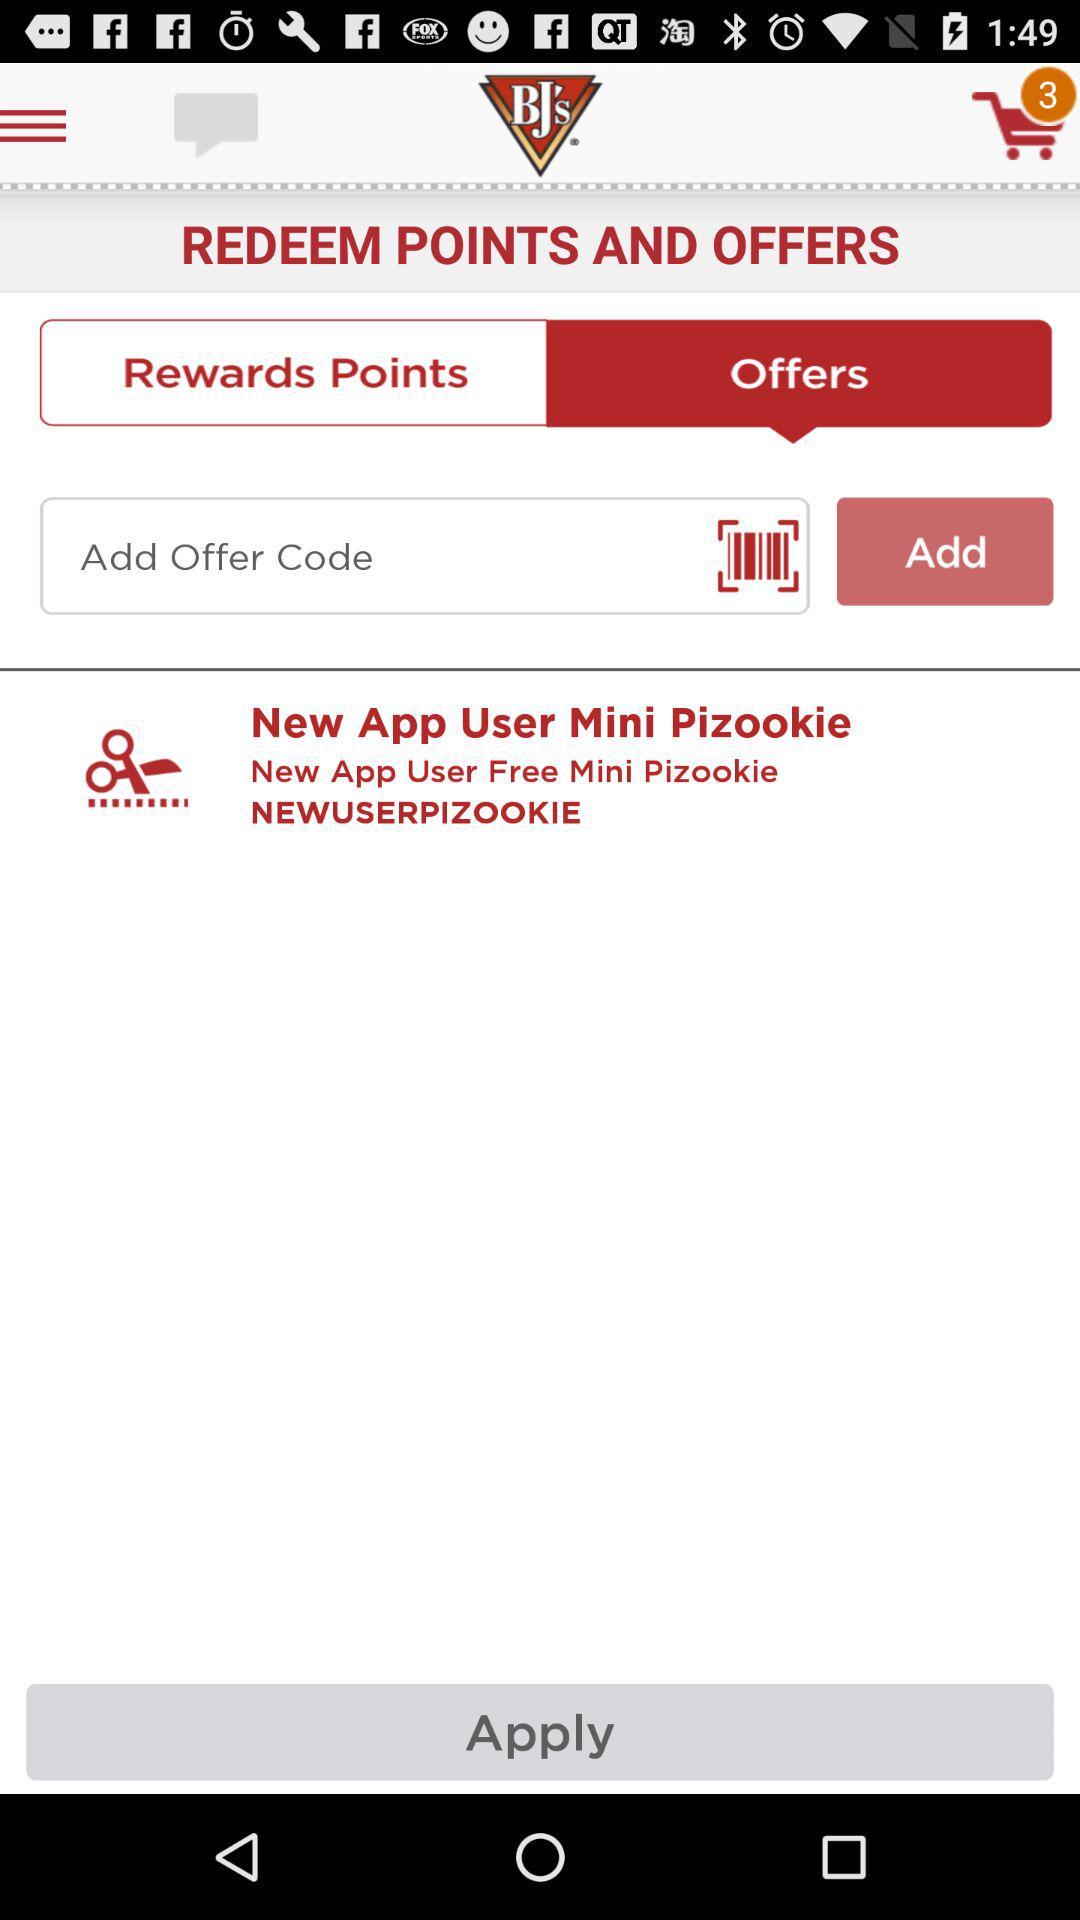 The image size is (1080, 1920). What do you see at coordinates (1019, 124) in the screenshot?
I see `buy` at bounding box center [1019, 124].